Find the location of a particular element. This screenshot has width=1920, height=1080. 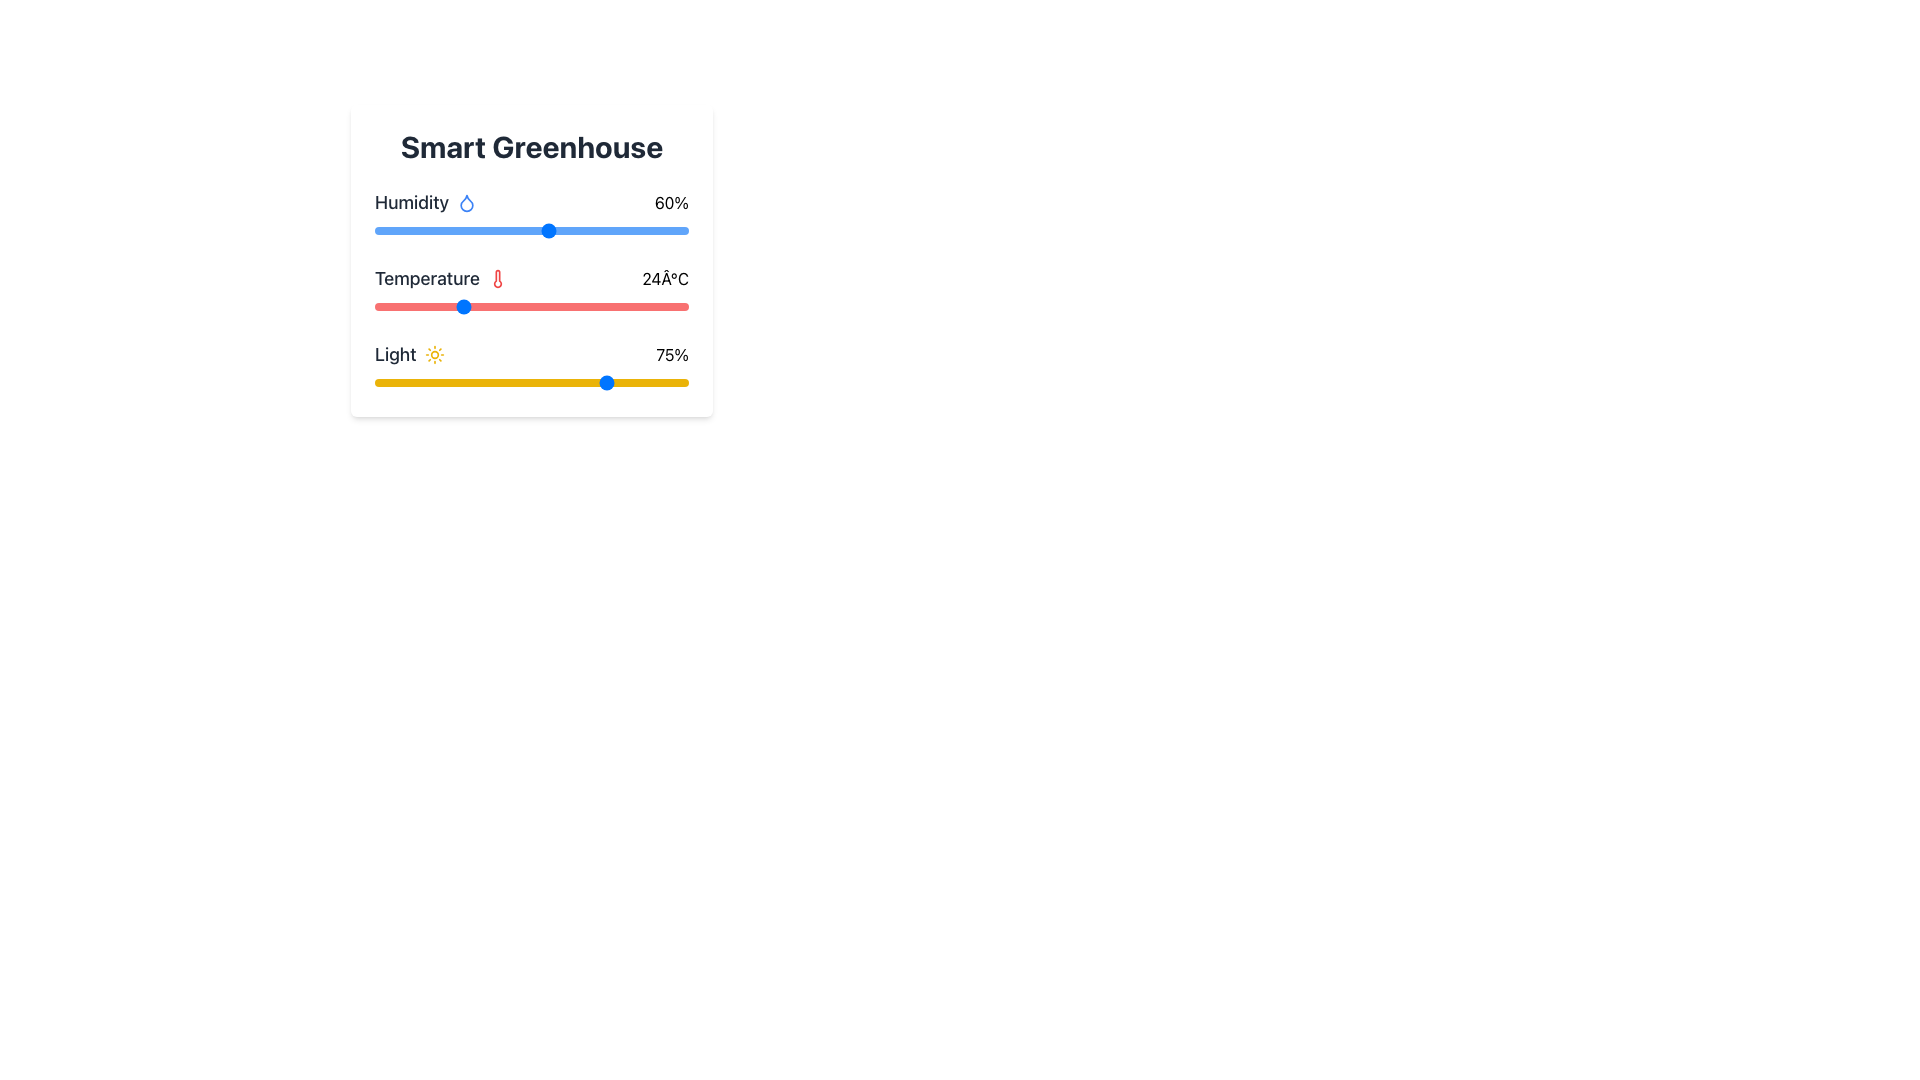

the Text Label that displays '60%' in bold black text, located at the right end of the 'Humidity' row, next to the blue droplet icon is located at coordinates (672, 203).